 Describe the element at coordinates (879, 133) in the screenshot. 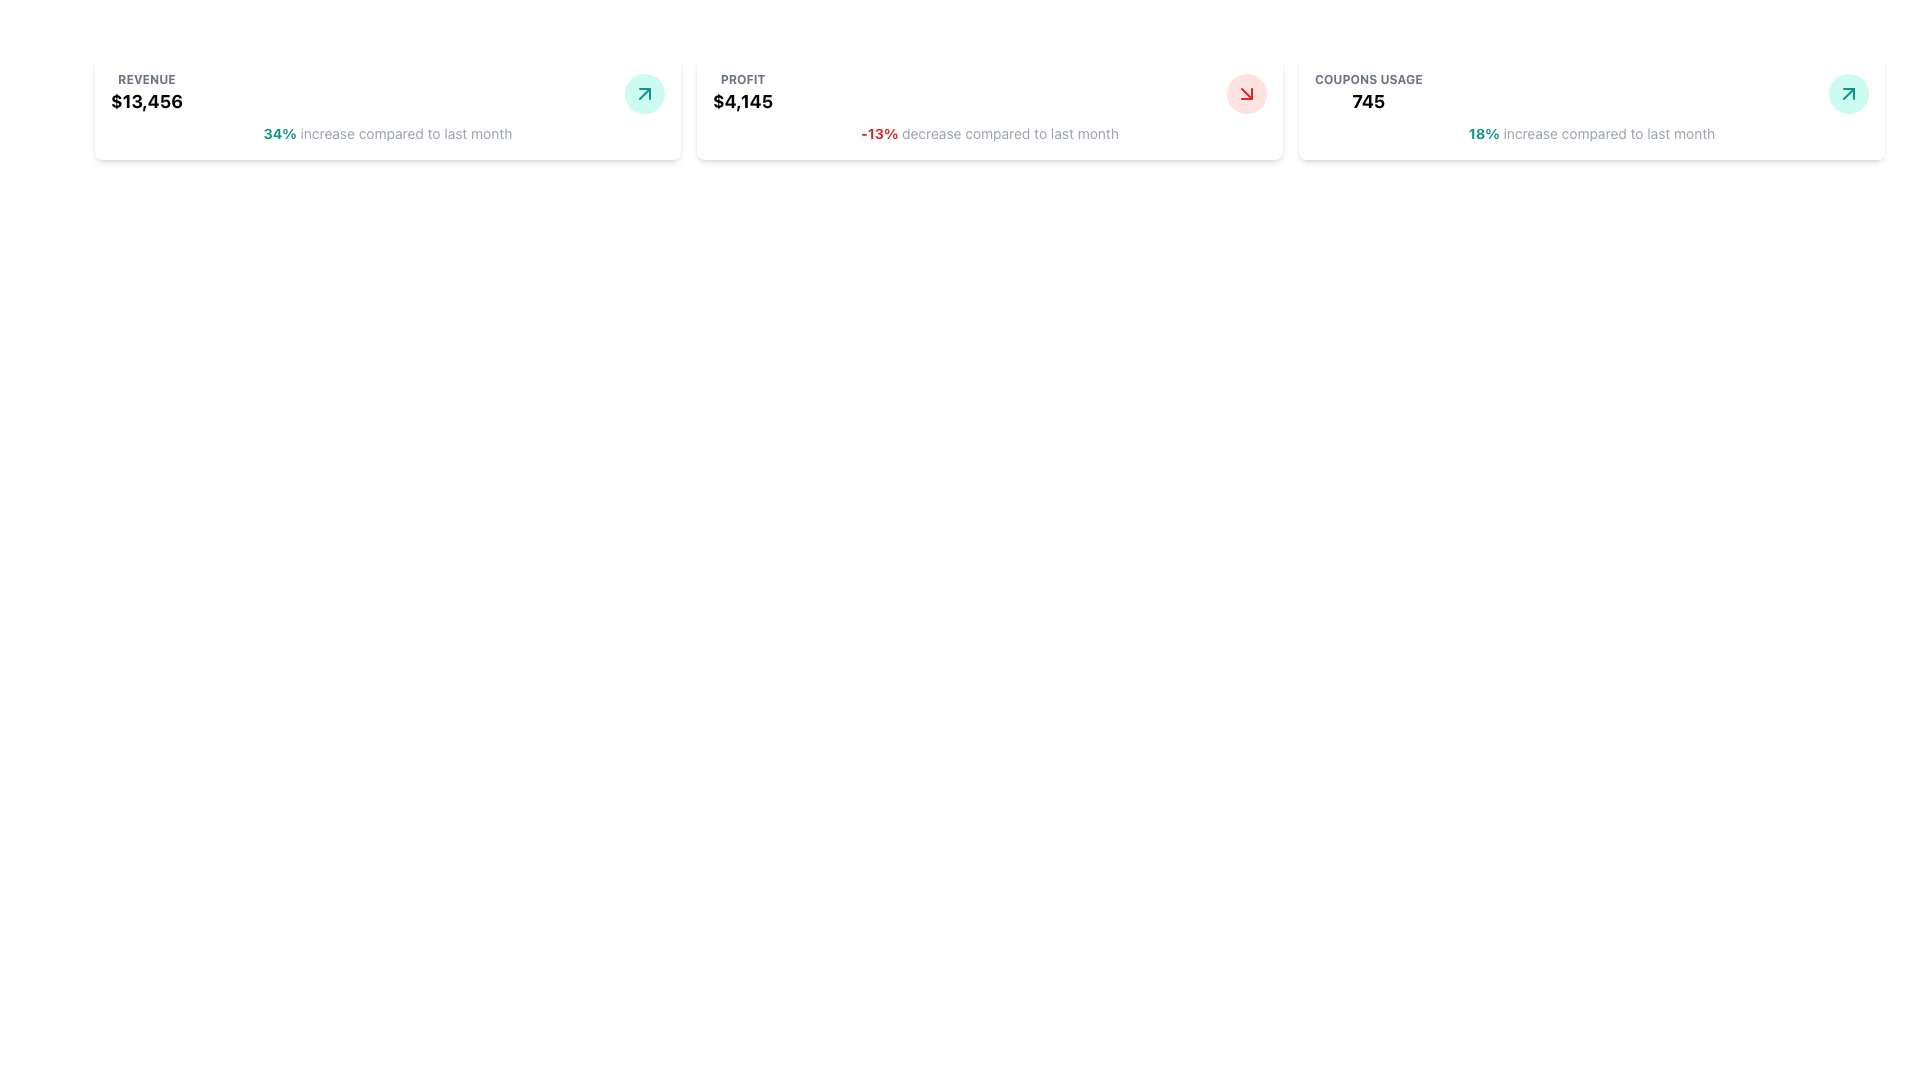

I see `the bold red text '-13%' that indicates a decrease in the second card labeled 'PROFIT' on the dashboard interface` at that location.